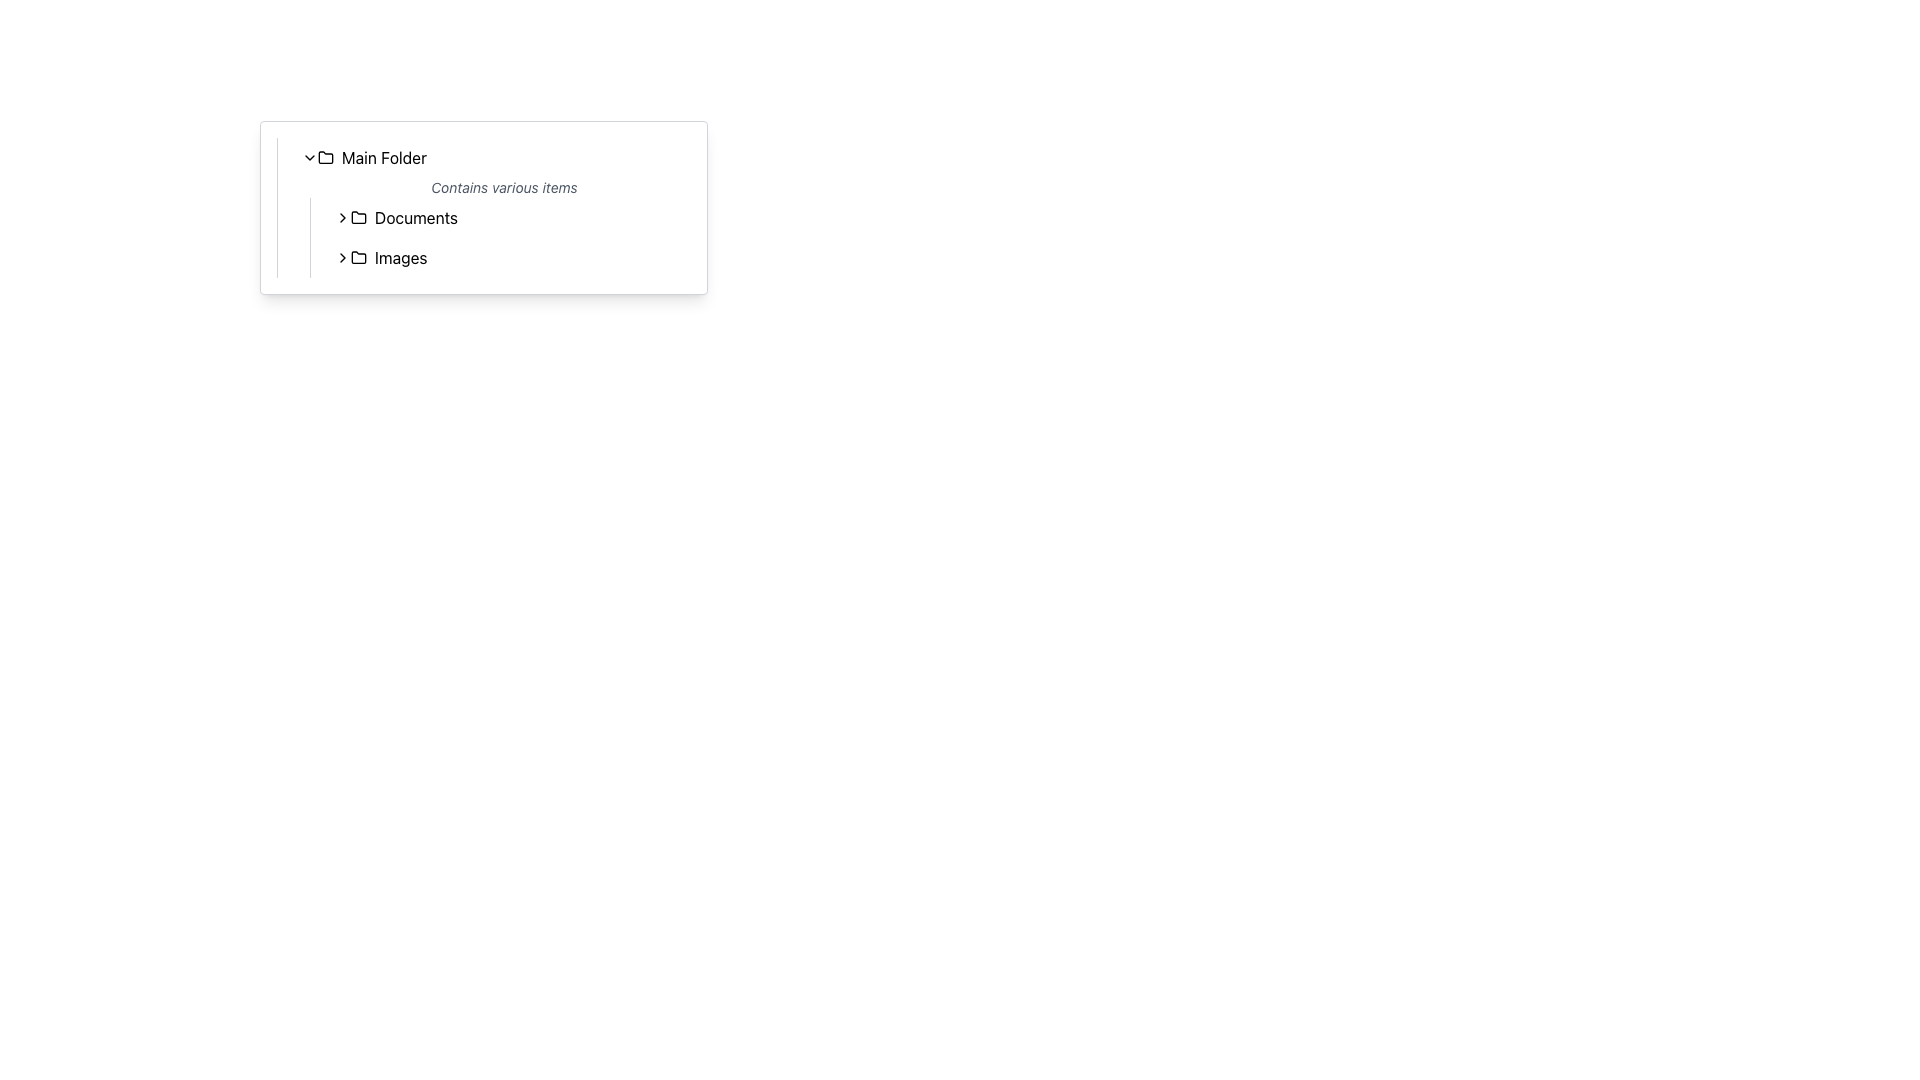 The image size is (1920, 1080). I want to click on the label text for the folder named 'Images', which is located in the third row of a vertical list under 'Main Folder' in the 'Documents' subsection, positioned to the right of a folder icon, so click(400, 257).